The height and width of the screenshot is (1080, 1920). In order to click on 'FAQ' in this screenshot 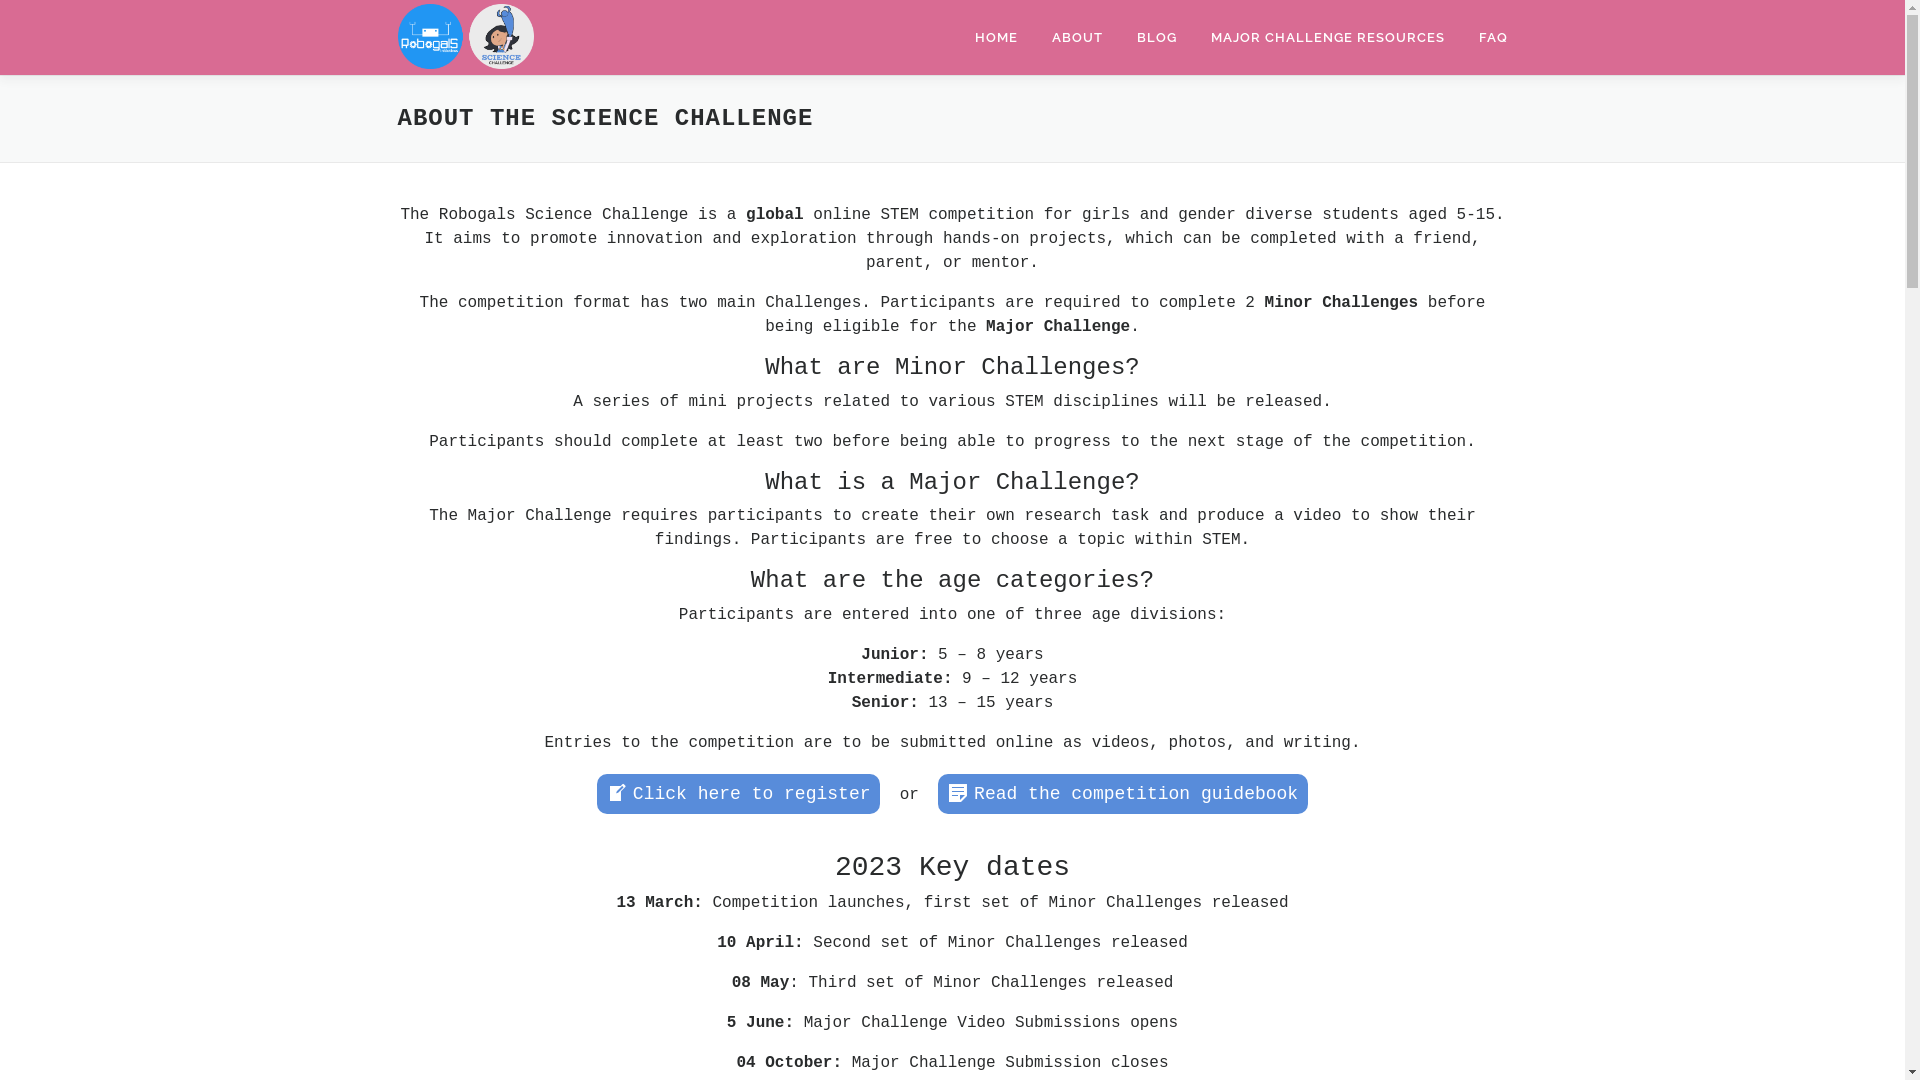, I will do `click(1484, 37)`.